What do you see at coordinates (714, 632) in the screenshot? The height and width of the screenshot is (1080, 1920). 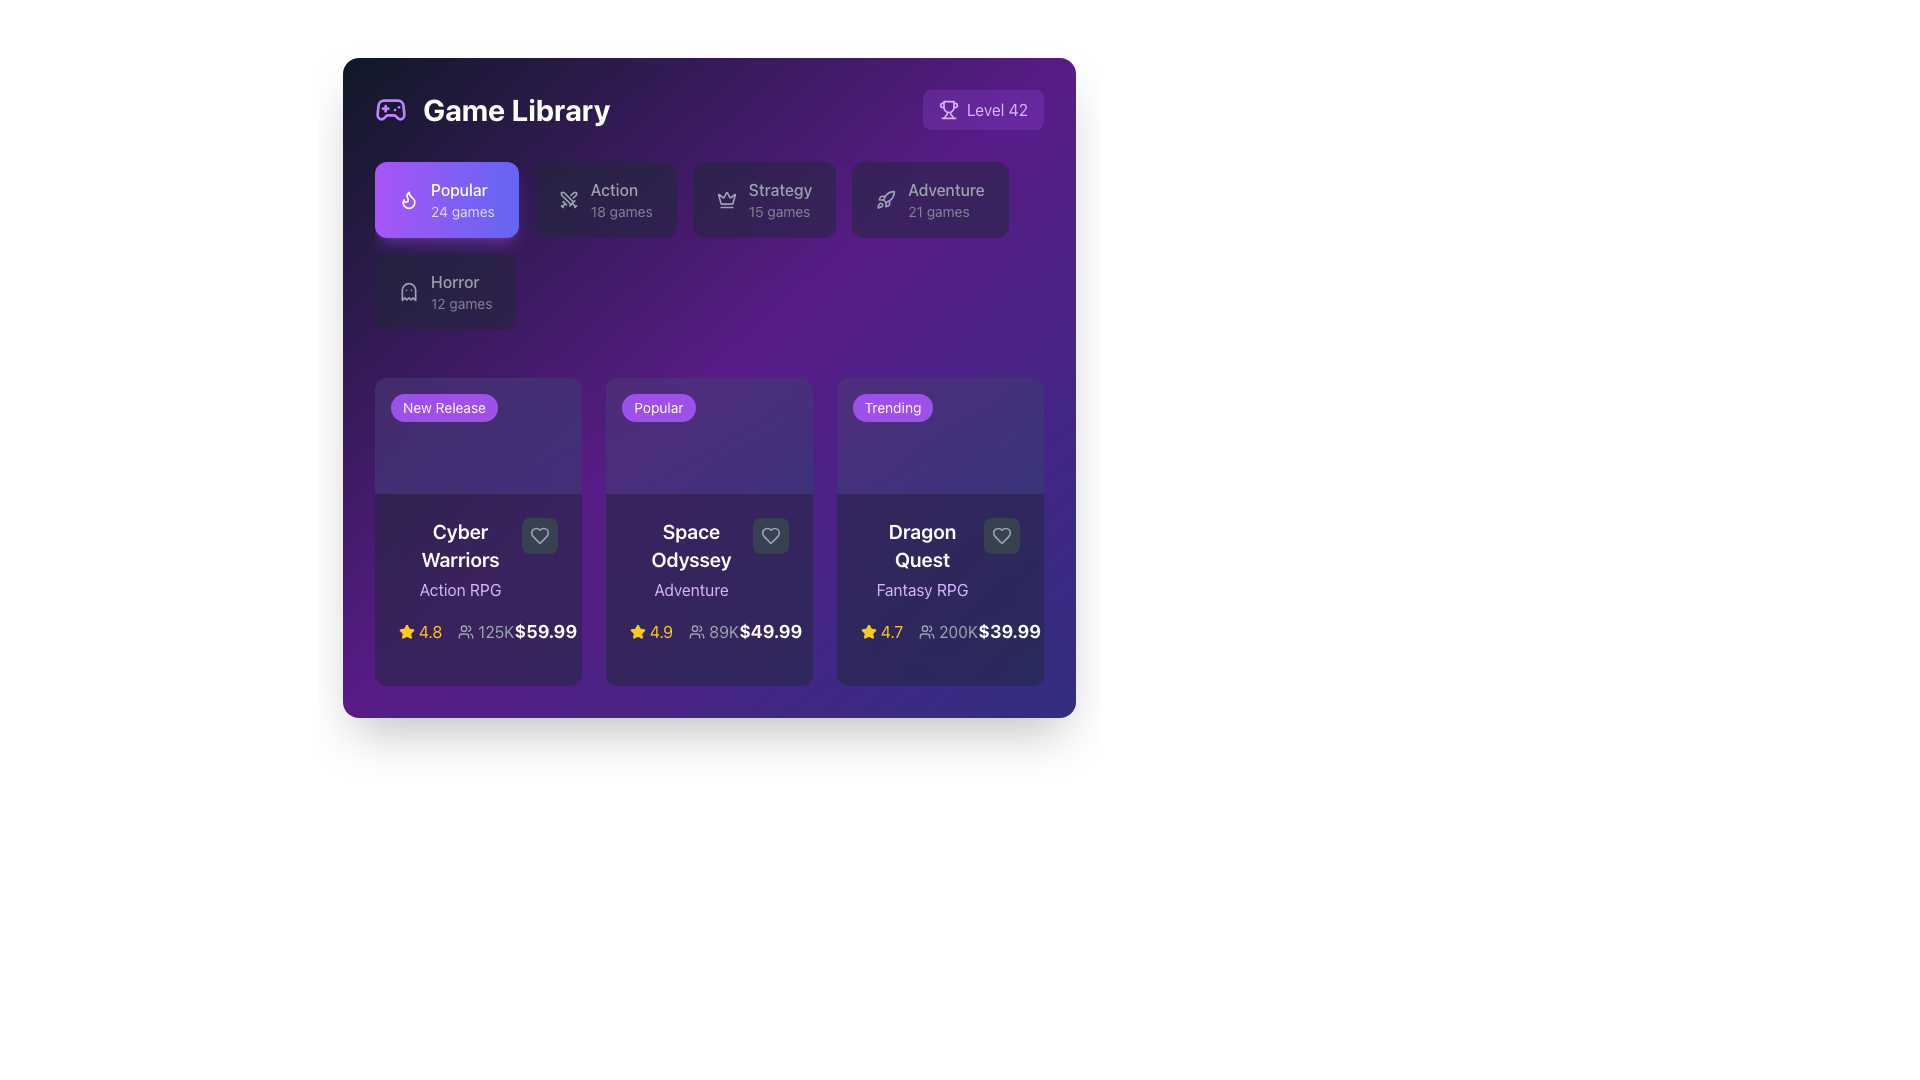 I see `the Label with Icon that features a gray user's group icon followed by the text '89K' in gray font, positioned as the second item in a horizontal group of items` at bounding box center [714, 632].